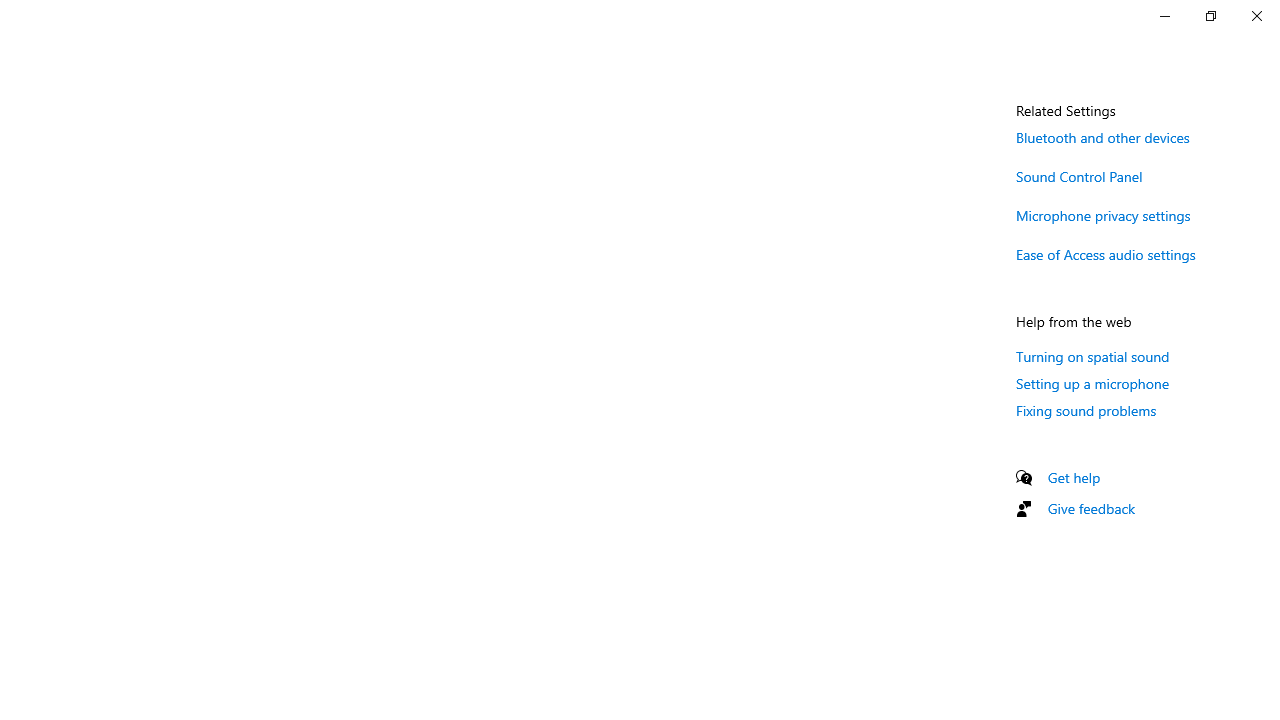  What do you see at coordinates (1255, 15) in the screenshot?
I see `'Close Settings'` at bounding box center [1255, 15].